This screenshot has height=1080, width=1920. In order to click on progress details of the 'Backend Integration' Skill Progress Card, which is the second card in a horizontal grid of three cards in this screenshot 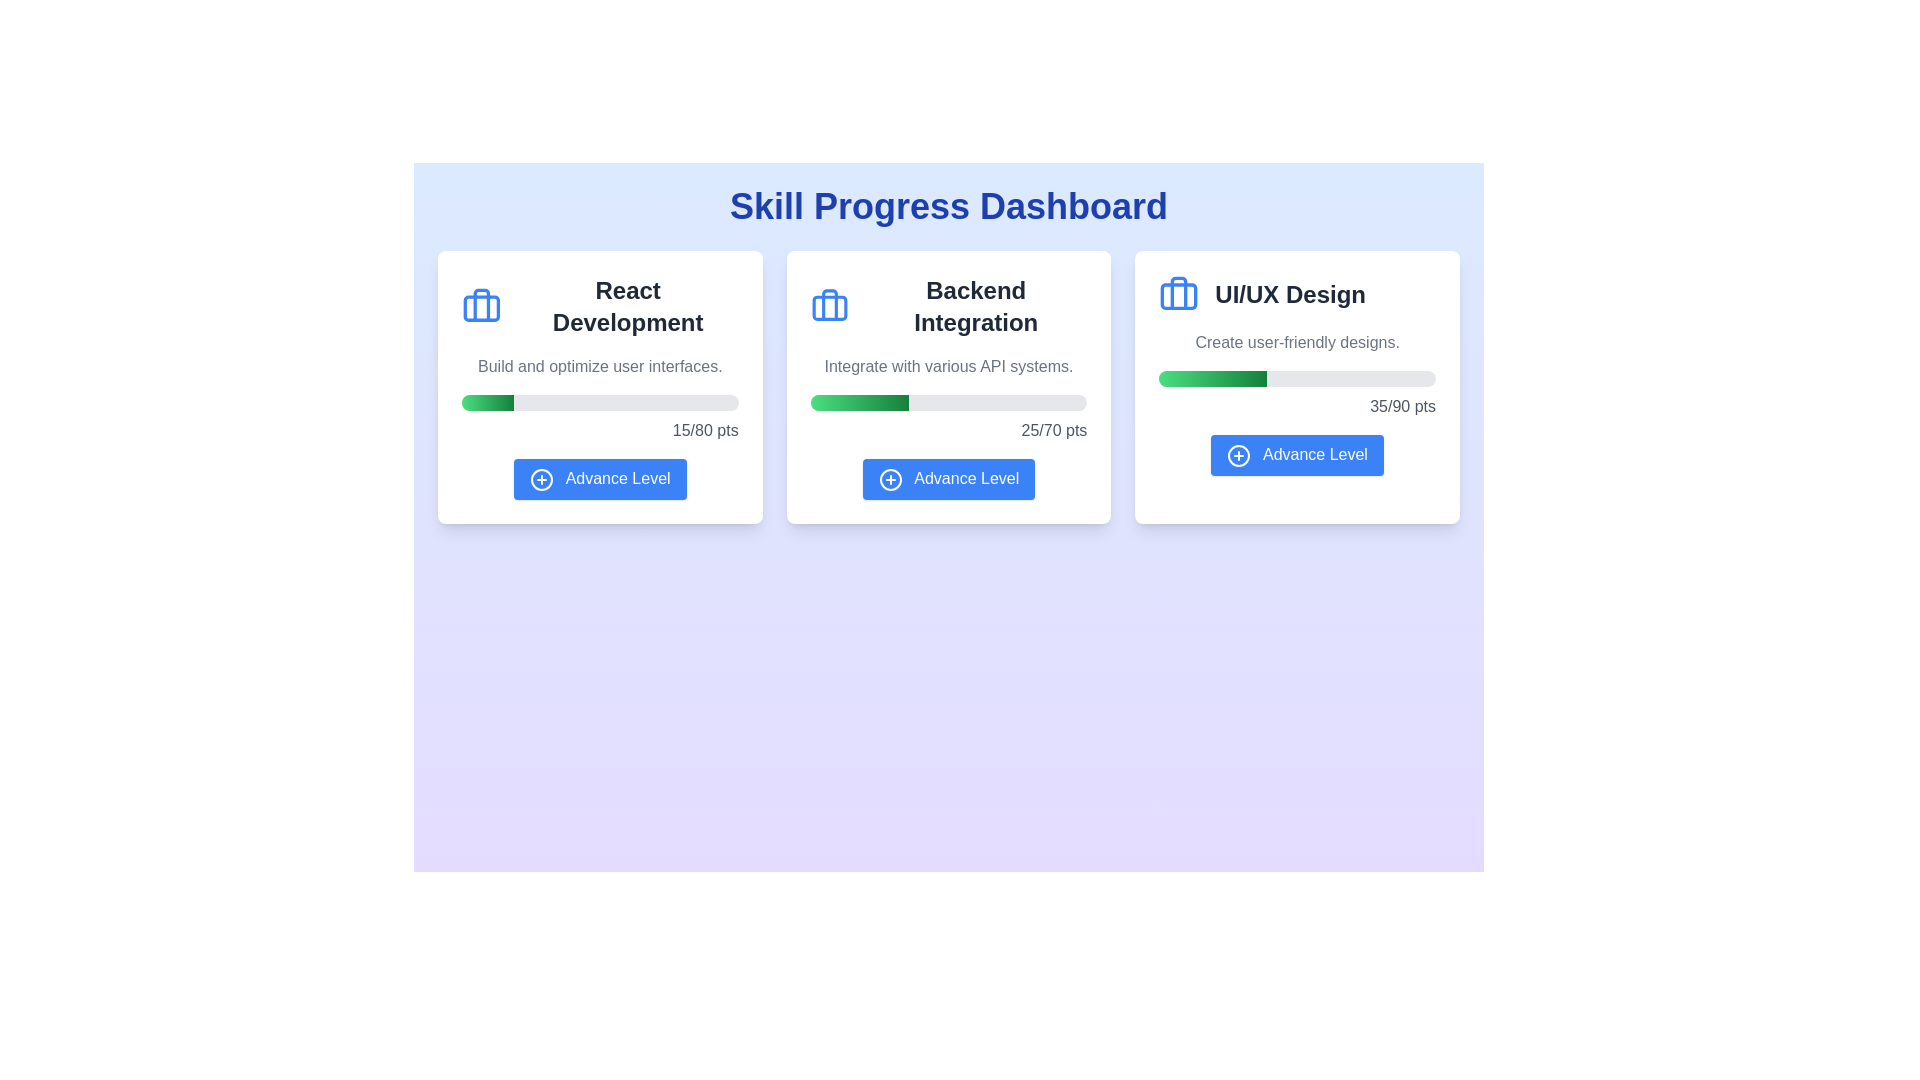, I will do `click(948, 387)`.